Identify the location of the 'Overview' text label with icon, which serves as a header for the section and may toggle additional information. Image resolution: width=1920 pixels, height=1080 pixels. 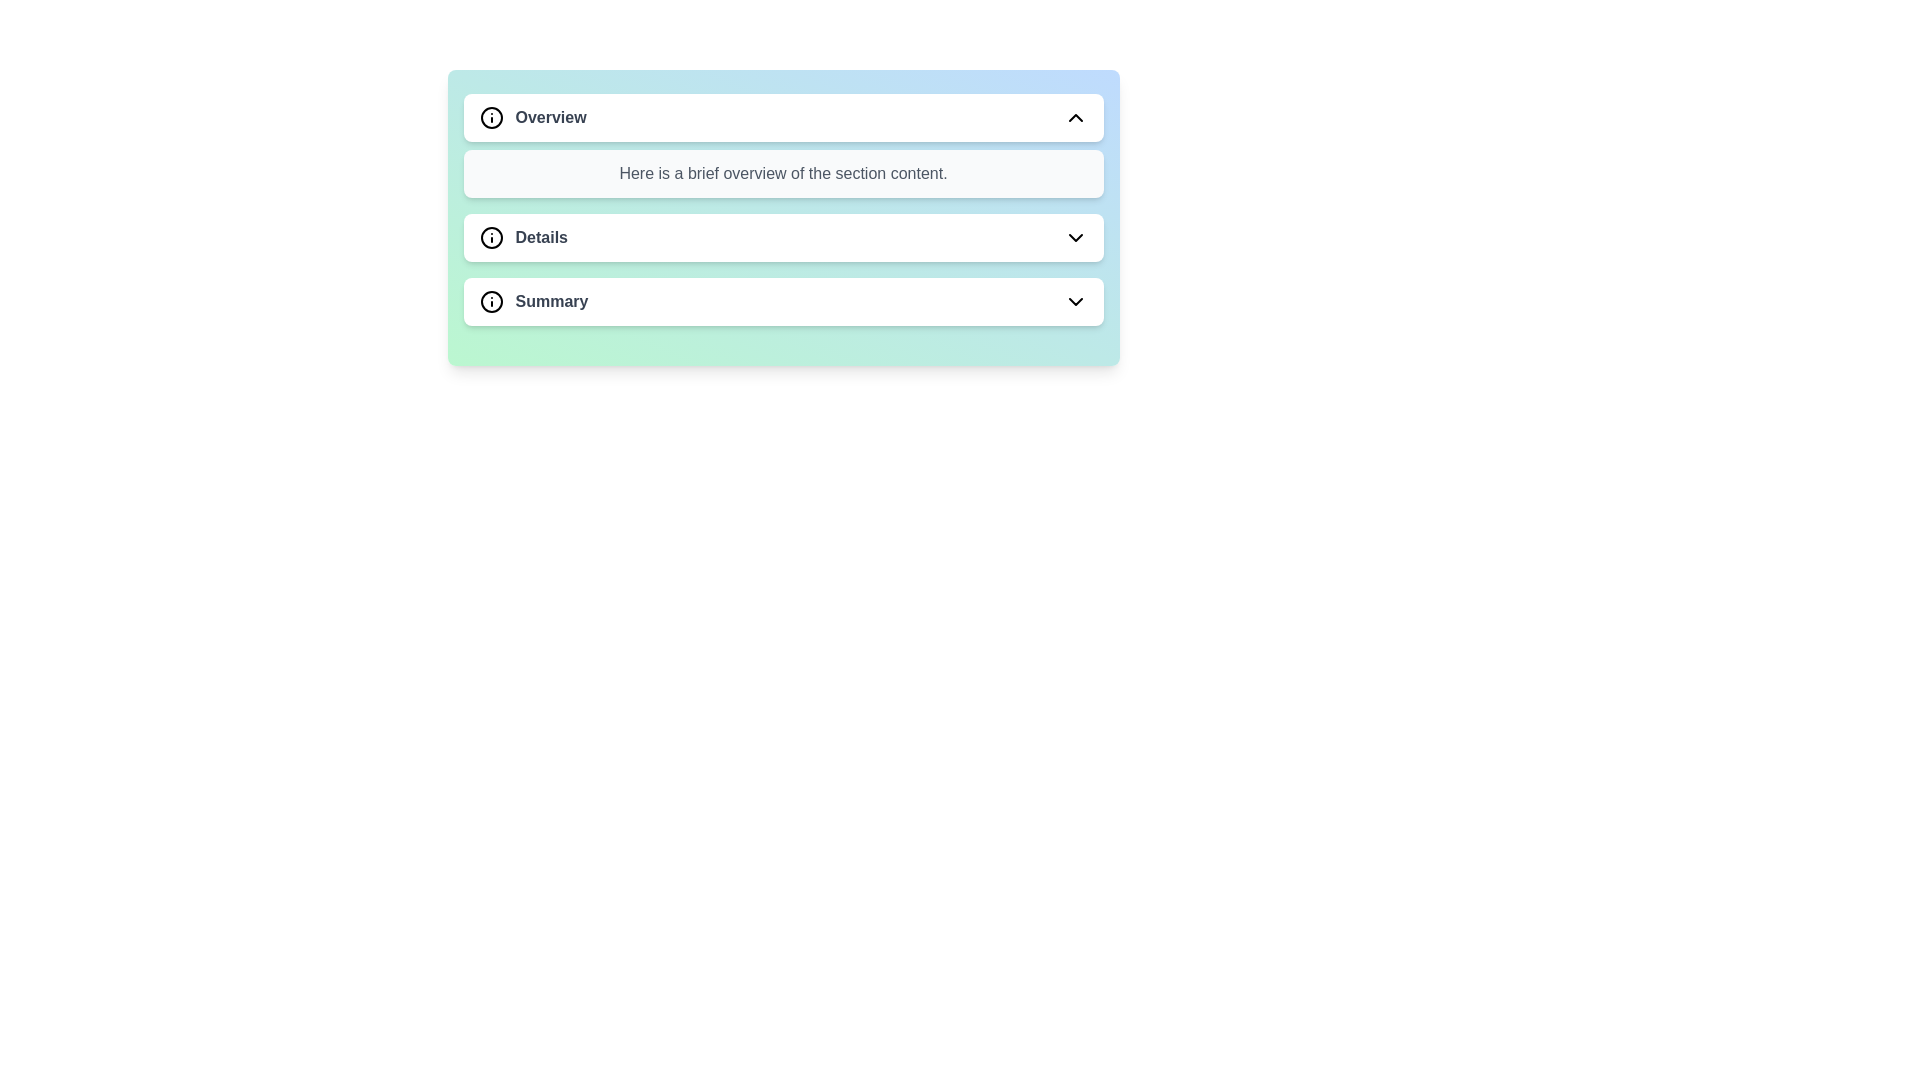
(532, 118).